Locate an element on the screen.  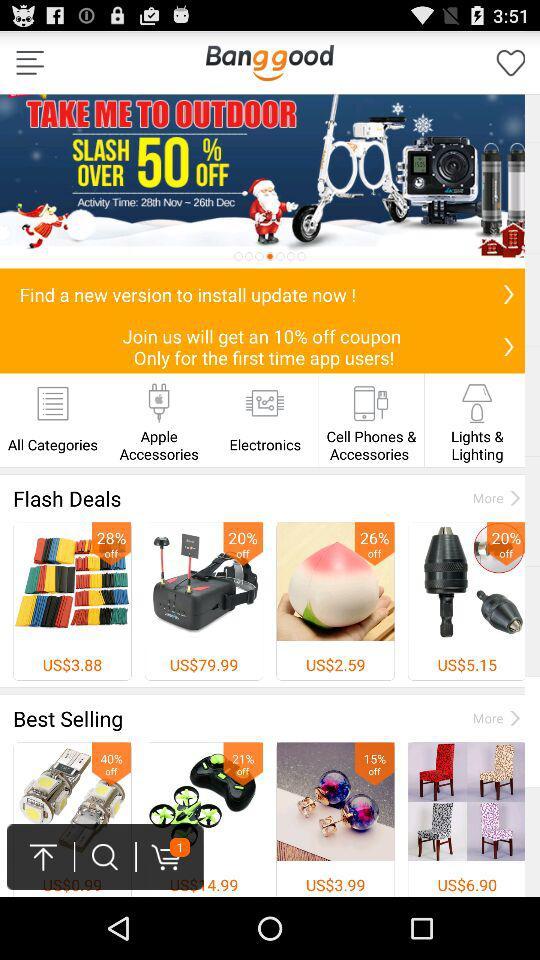
the favorite icon is located at coordinates (511, 67).